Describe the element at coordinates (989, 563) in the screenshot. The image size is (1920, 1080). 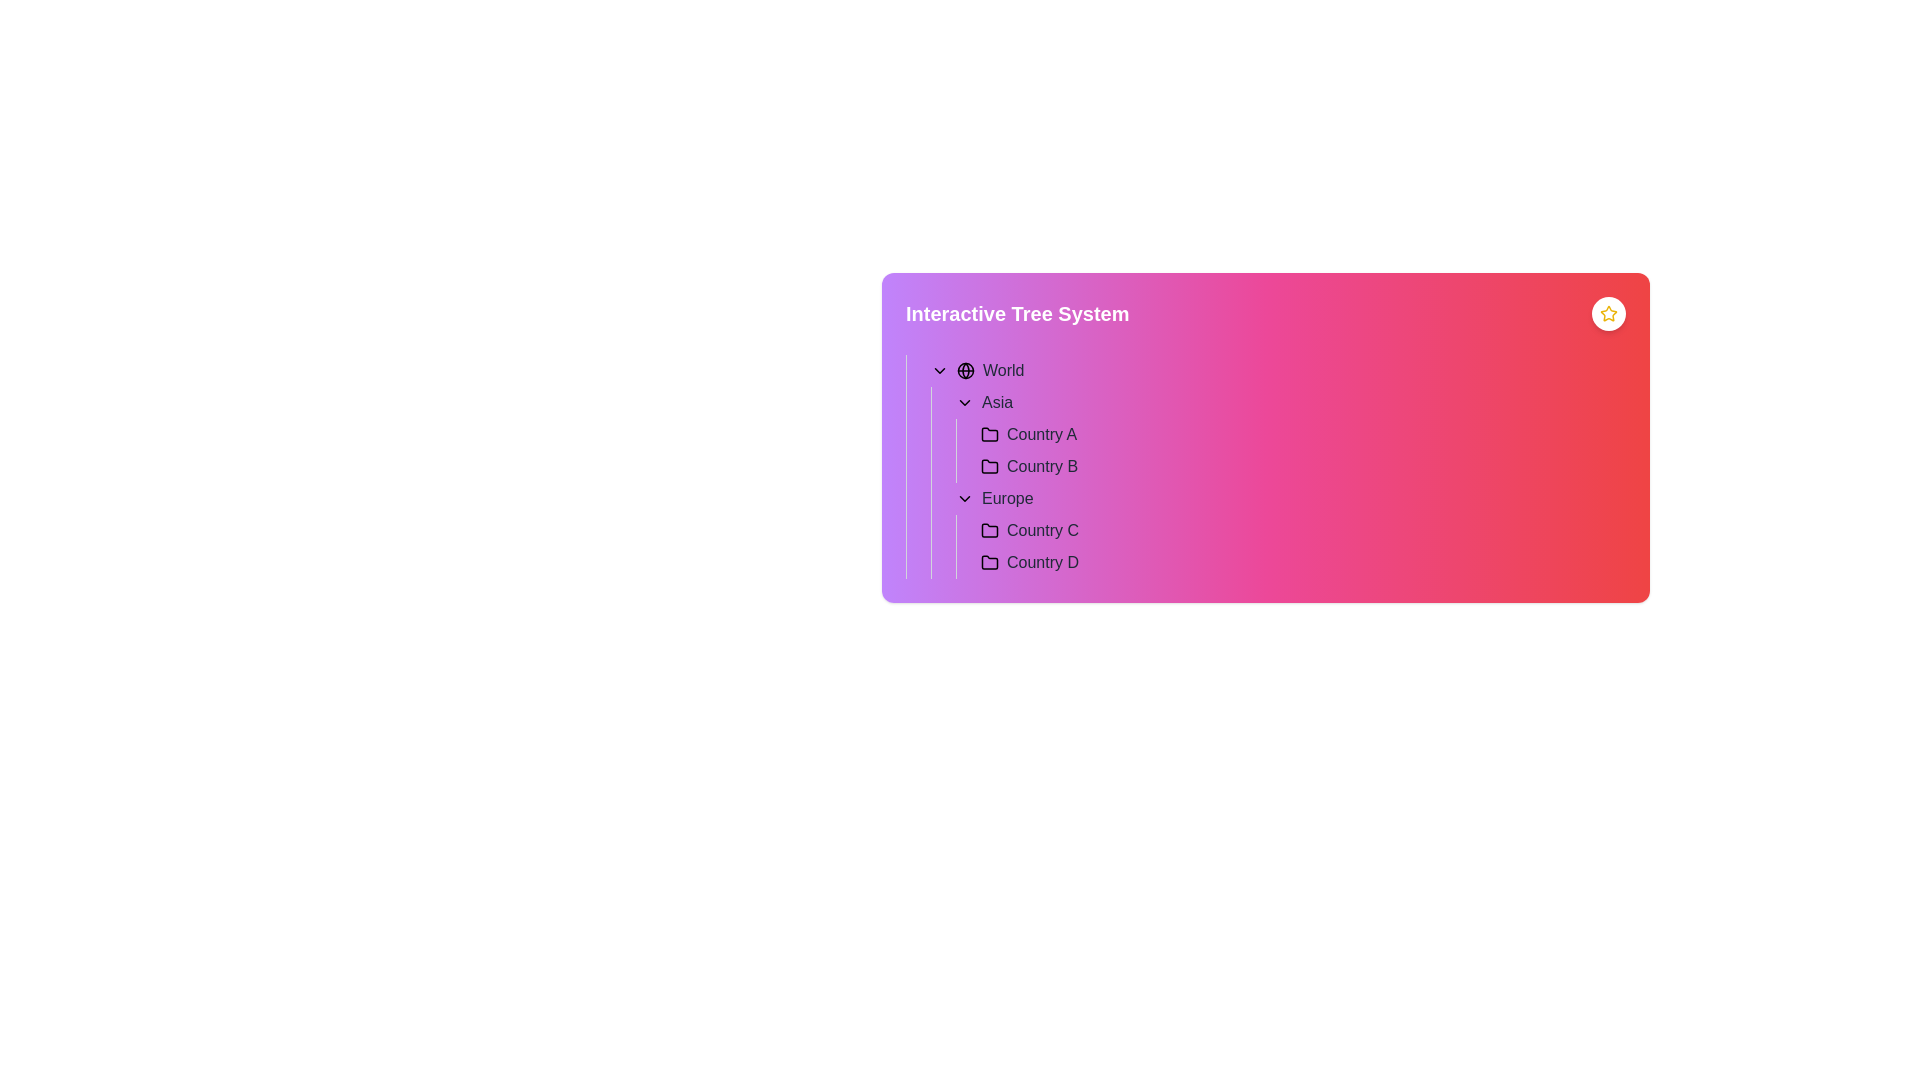
I see `the folder icon representing 'Country D' in the tree structure` at that location.